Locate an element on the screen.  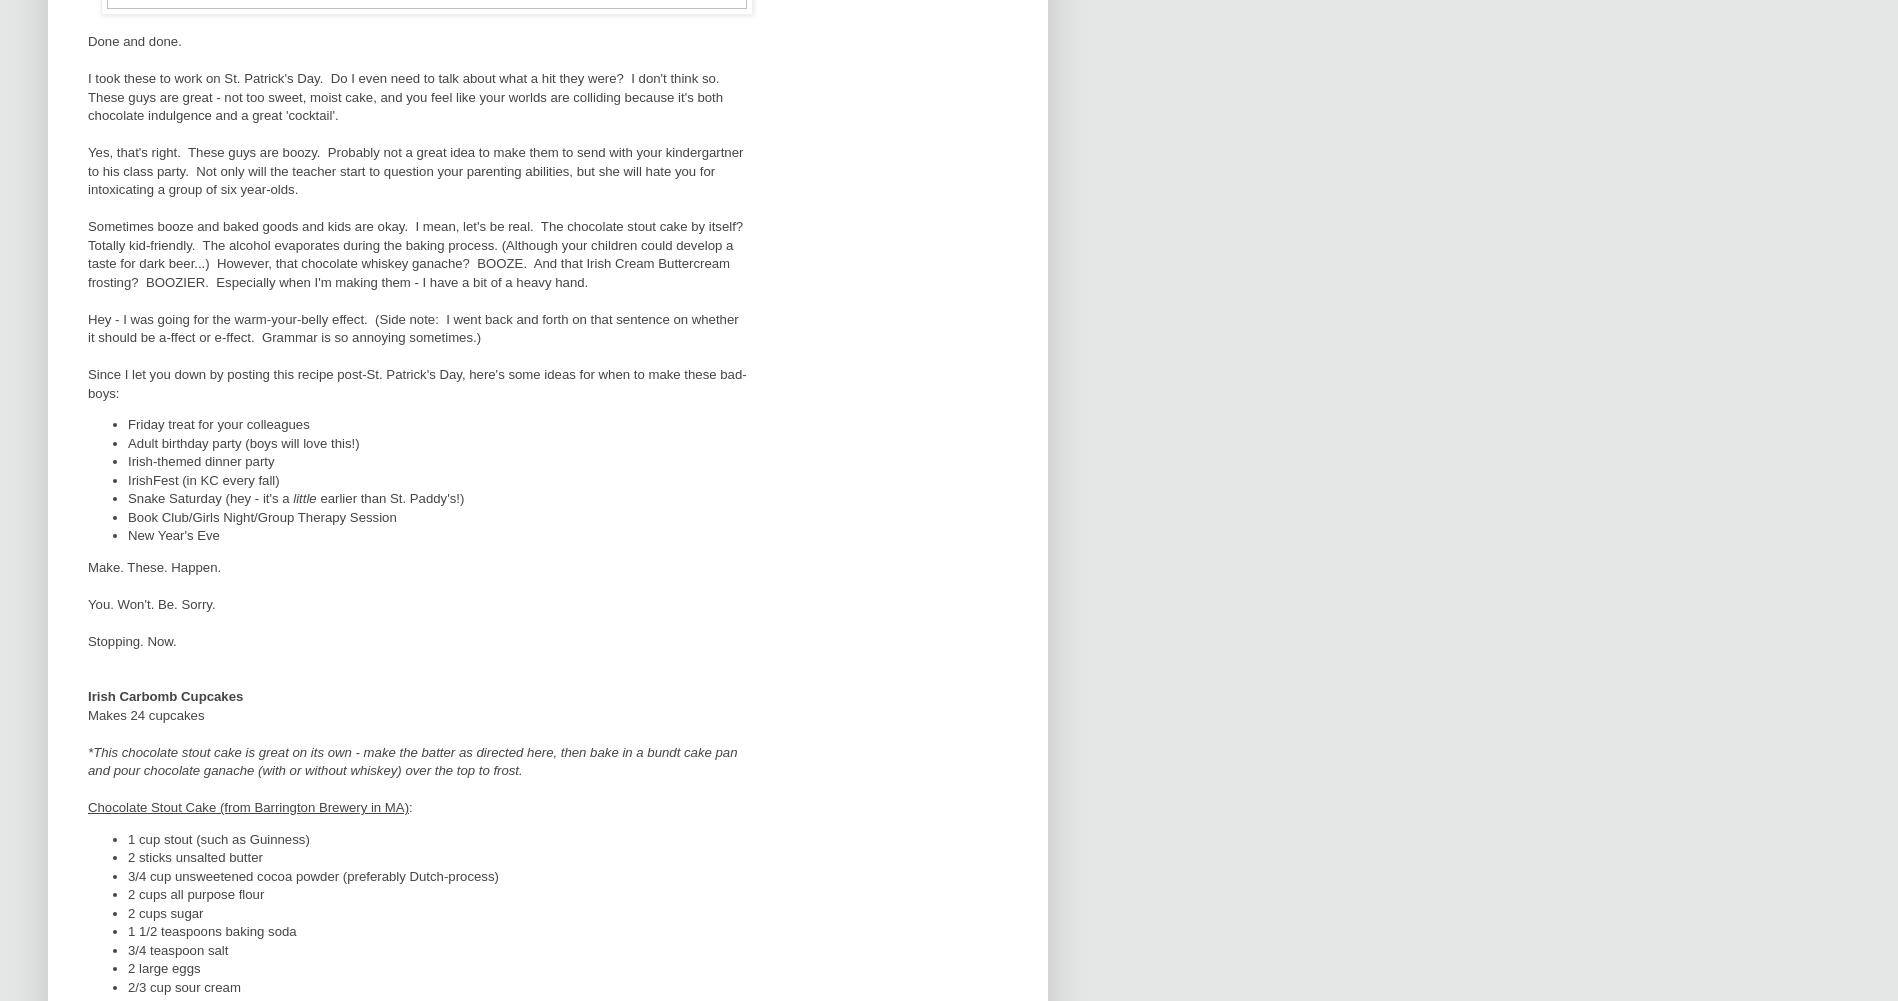
'1 cup stout (such as Guinness)' is located at coordinates (127, 837).